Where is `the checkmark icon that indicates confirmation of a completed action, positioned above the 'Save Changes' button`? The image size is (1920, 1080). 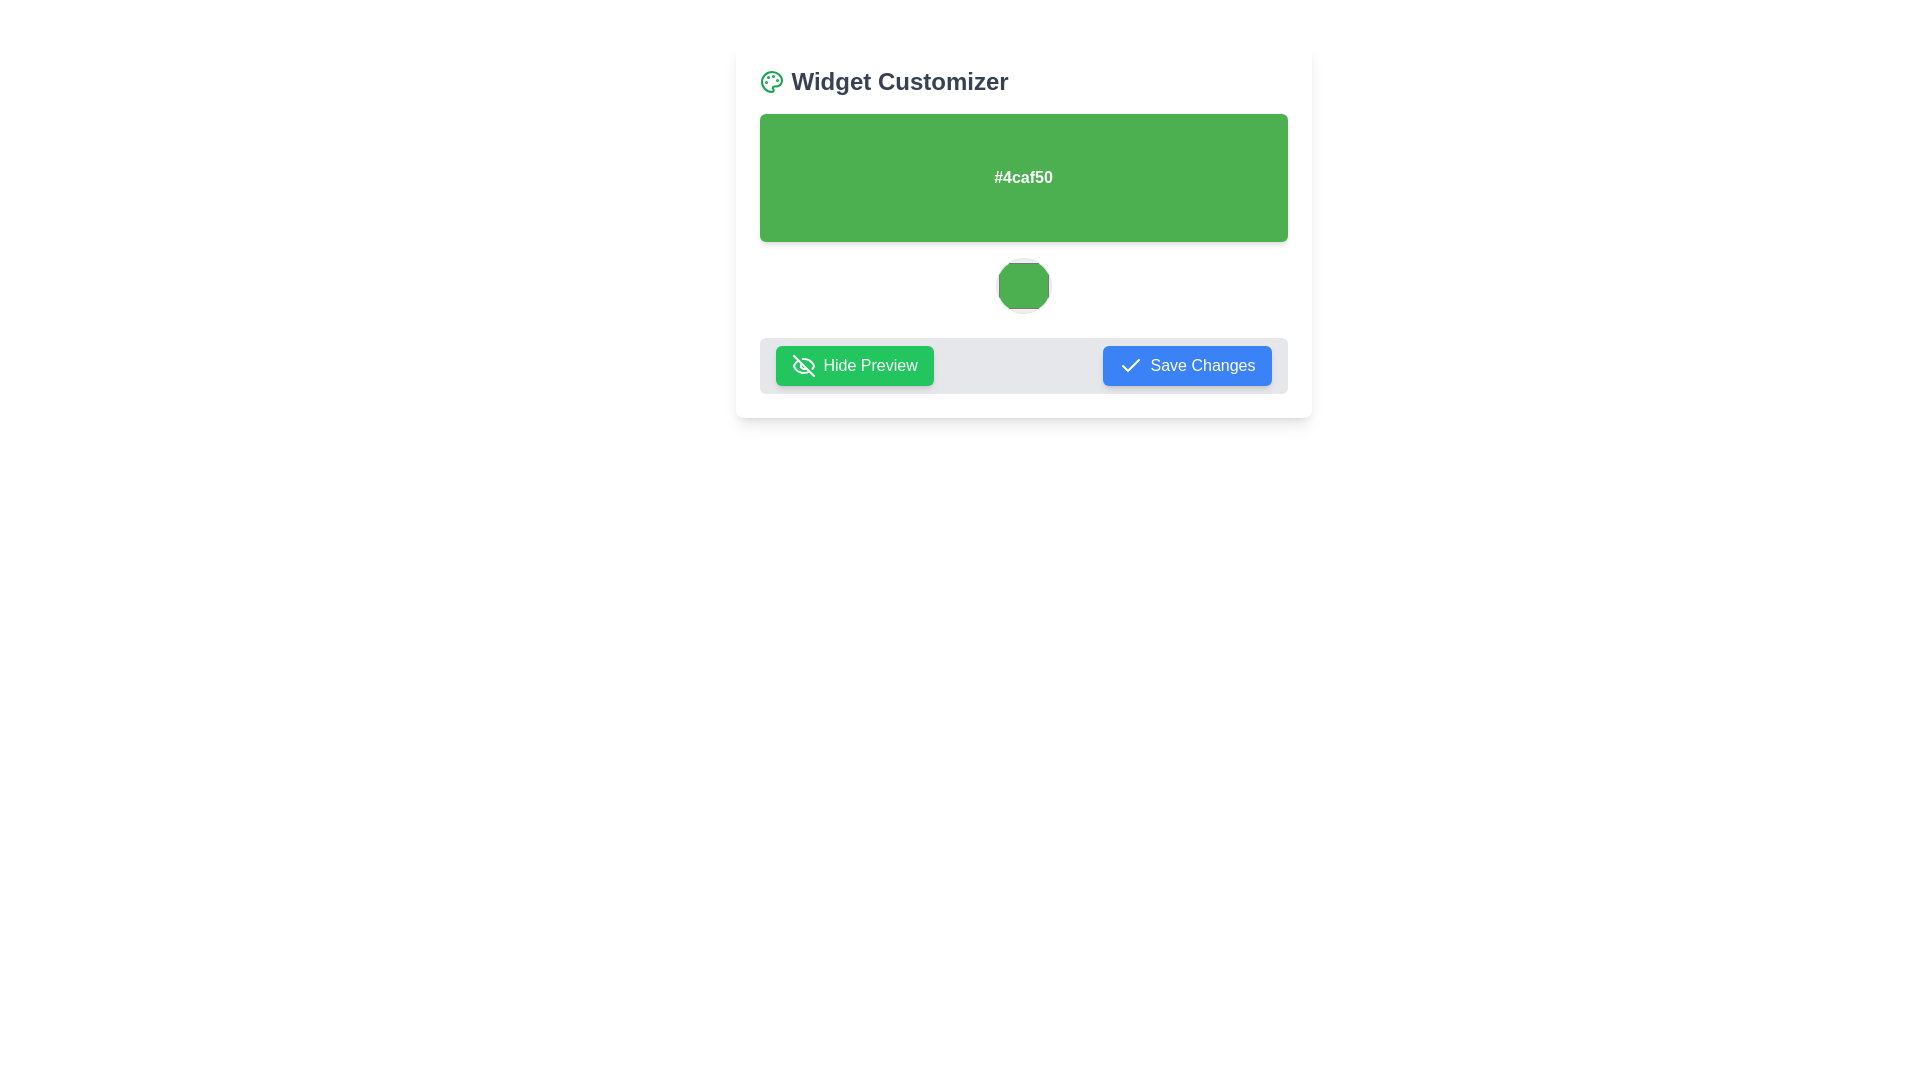
the checkmark icon that indicates confirmation of a completed action, positioned above the 'Save Changes' button is located at coordinates (1130, 365).